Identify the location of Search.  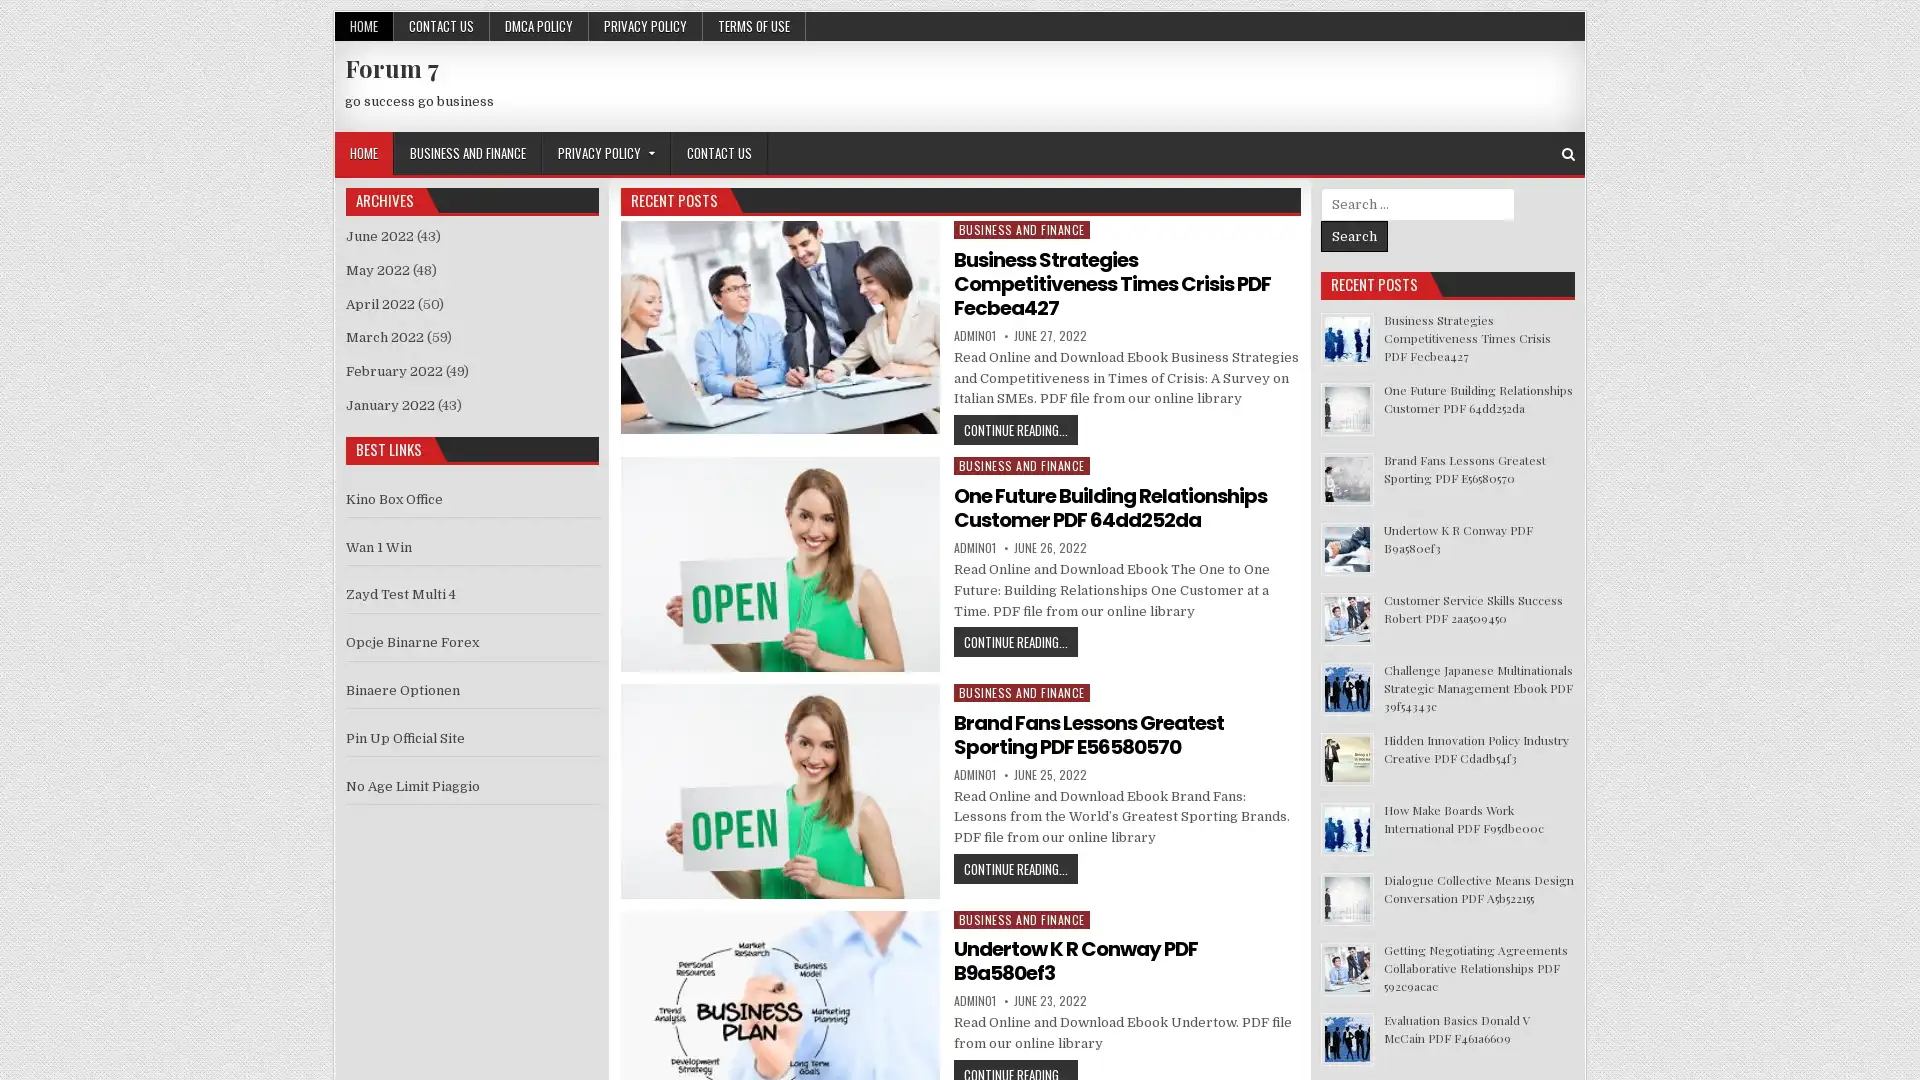
(1354, 235).